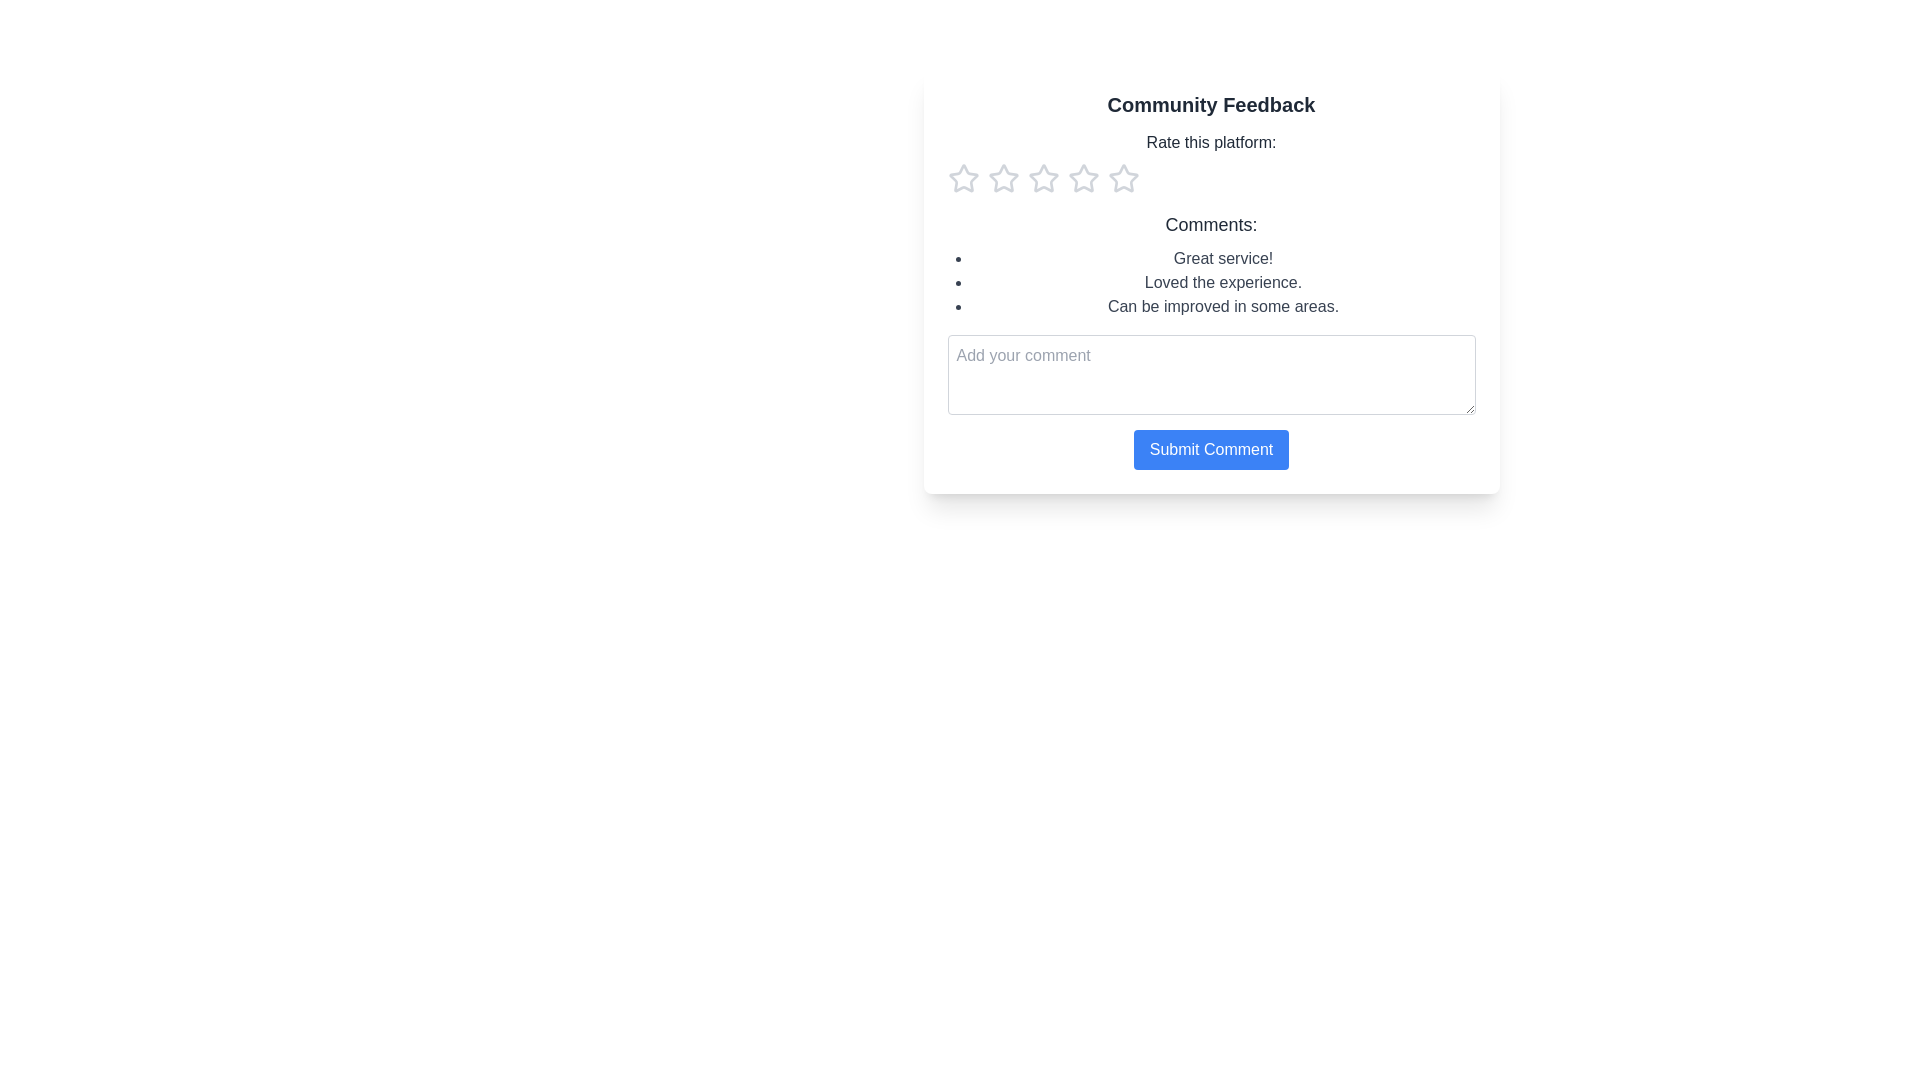 This screenshot has width=1920, height=1080. What do you see at coordinates (1082, 177) in the screenshot?
I see `the second star icon in the rating system, which is part of a set of five horizontally aligned stars labeled 'Rate this platform:'` at bounding box center [1082, 177].